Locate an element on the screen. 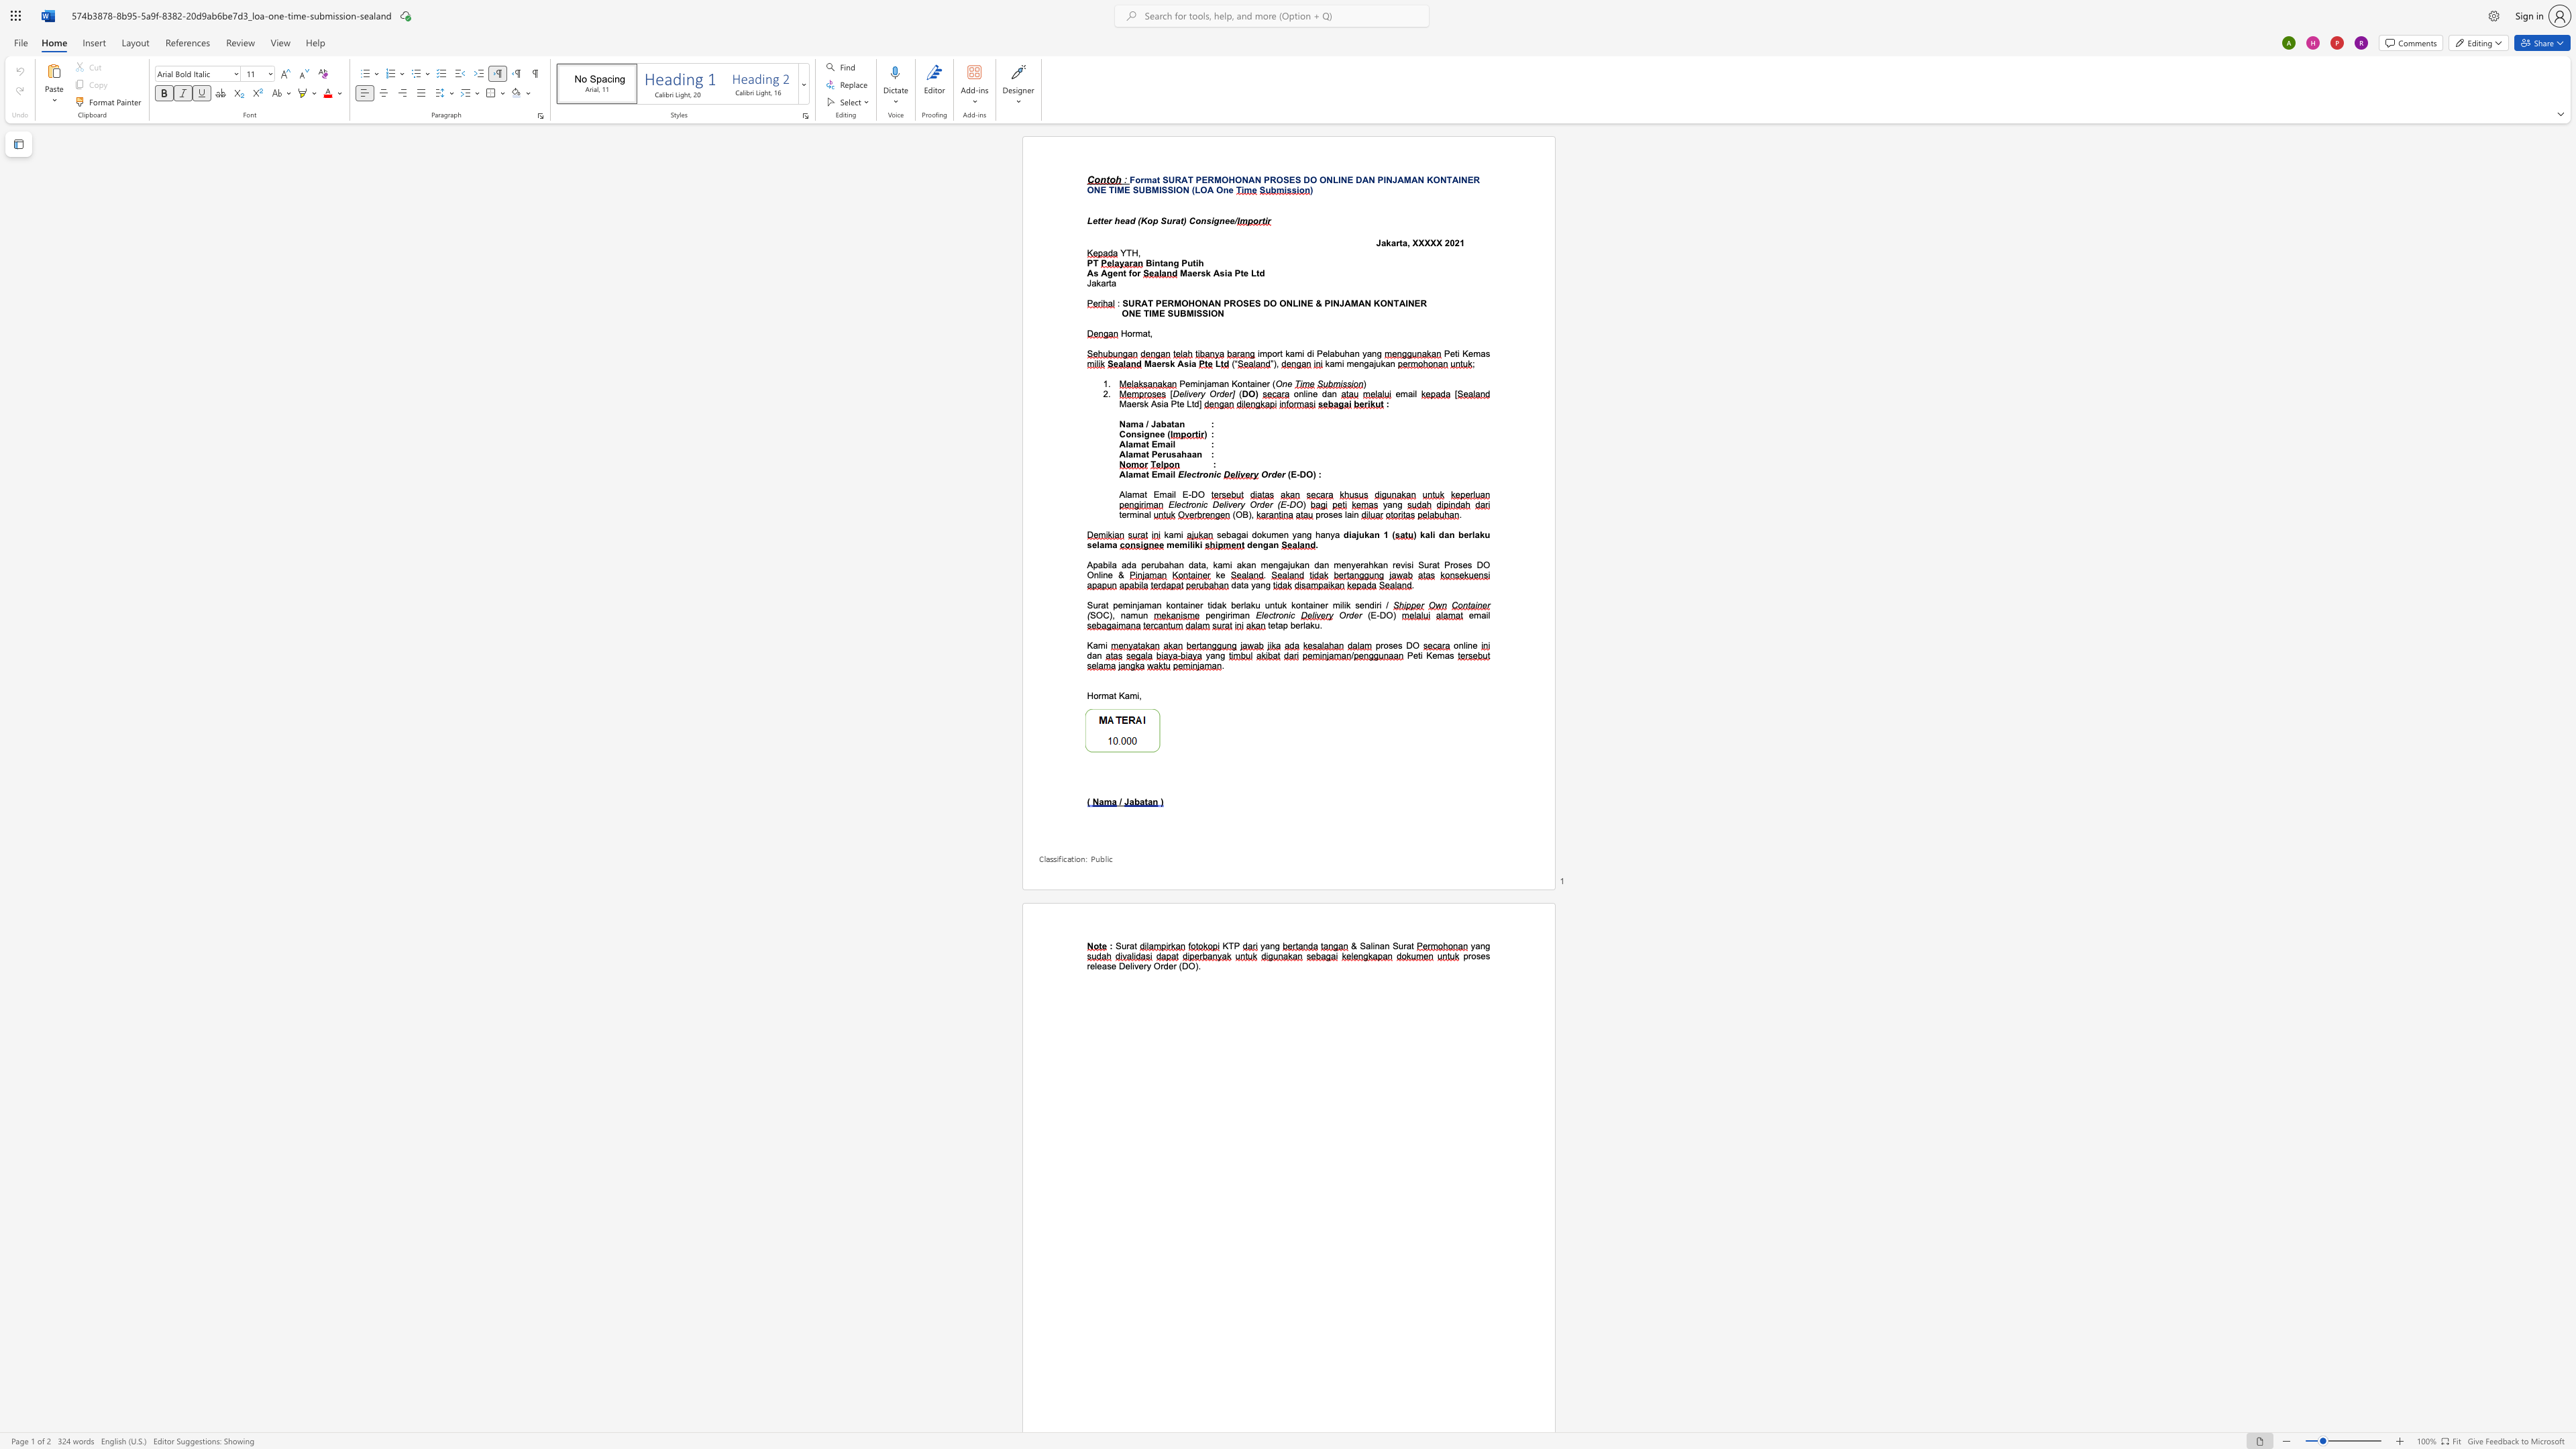 Image resolution: width=2576 pixels, height=1449 pixels. the subset text "TIME SUBMISSION" within the text "ONE TIME SUBMISSION" is located at coordinates (1108, 189).